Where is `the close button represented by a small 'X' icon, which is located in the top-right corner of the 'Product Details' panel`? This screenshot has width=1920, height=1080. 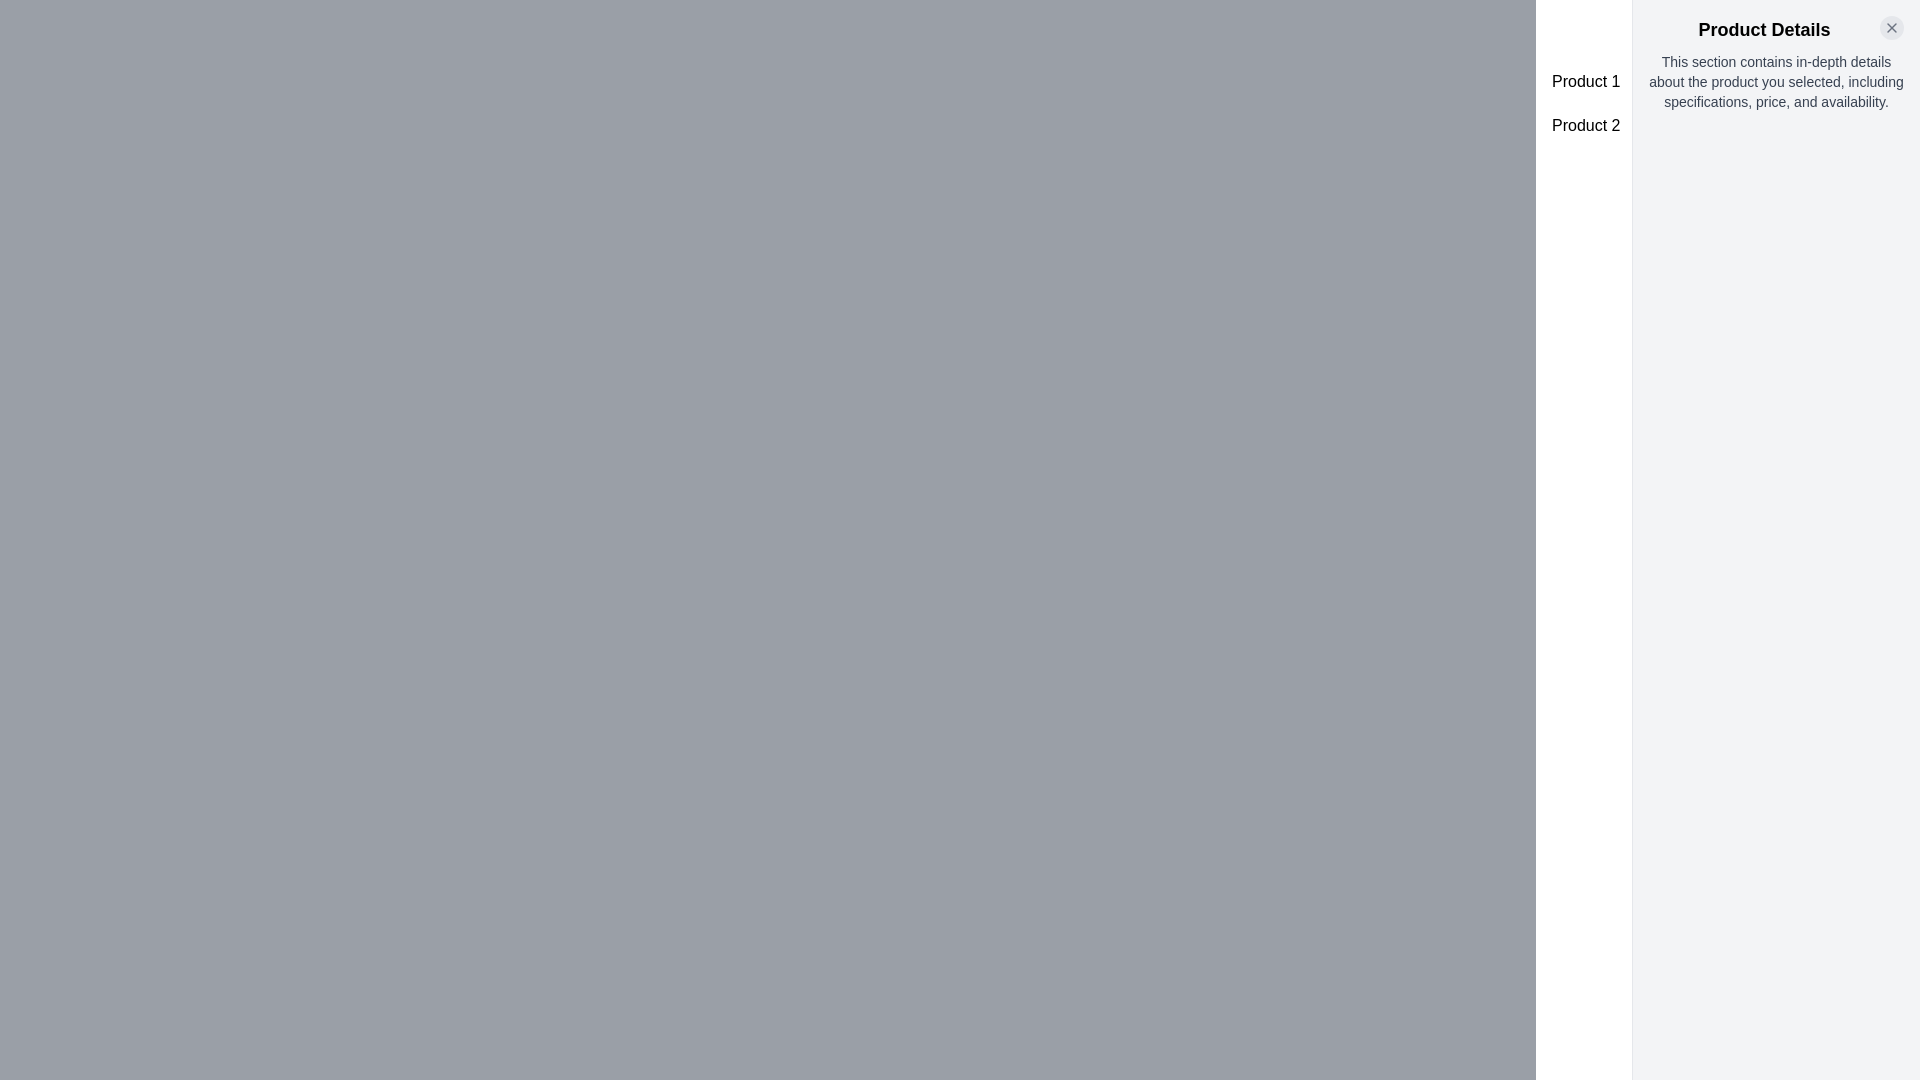 the close button represented by a small 'X' icon, which is located in the top-right corner of the 'Product Details' panel is located at coordinates (1890, 27).